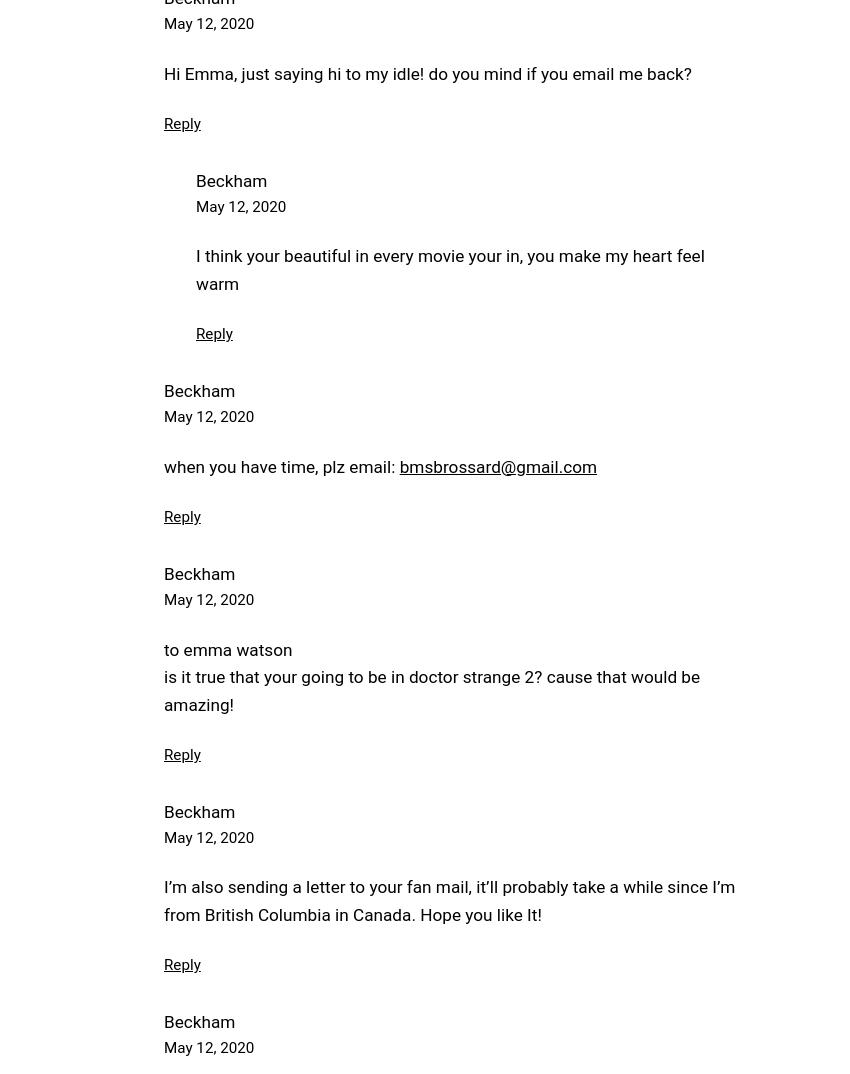 The image size is (850, 1074). Describe the element at coordinates (448, 899) in the screenshot. I see `'I’m also sending a letter to your fan mail, it’ll probably take a while since I’m from British Columbia in Canada. Hope you like It!'` at that location.